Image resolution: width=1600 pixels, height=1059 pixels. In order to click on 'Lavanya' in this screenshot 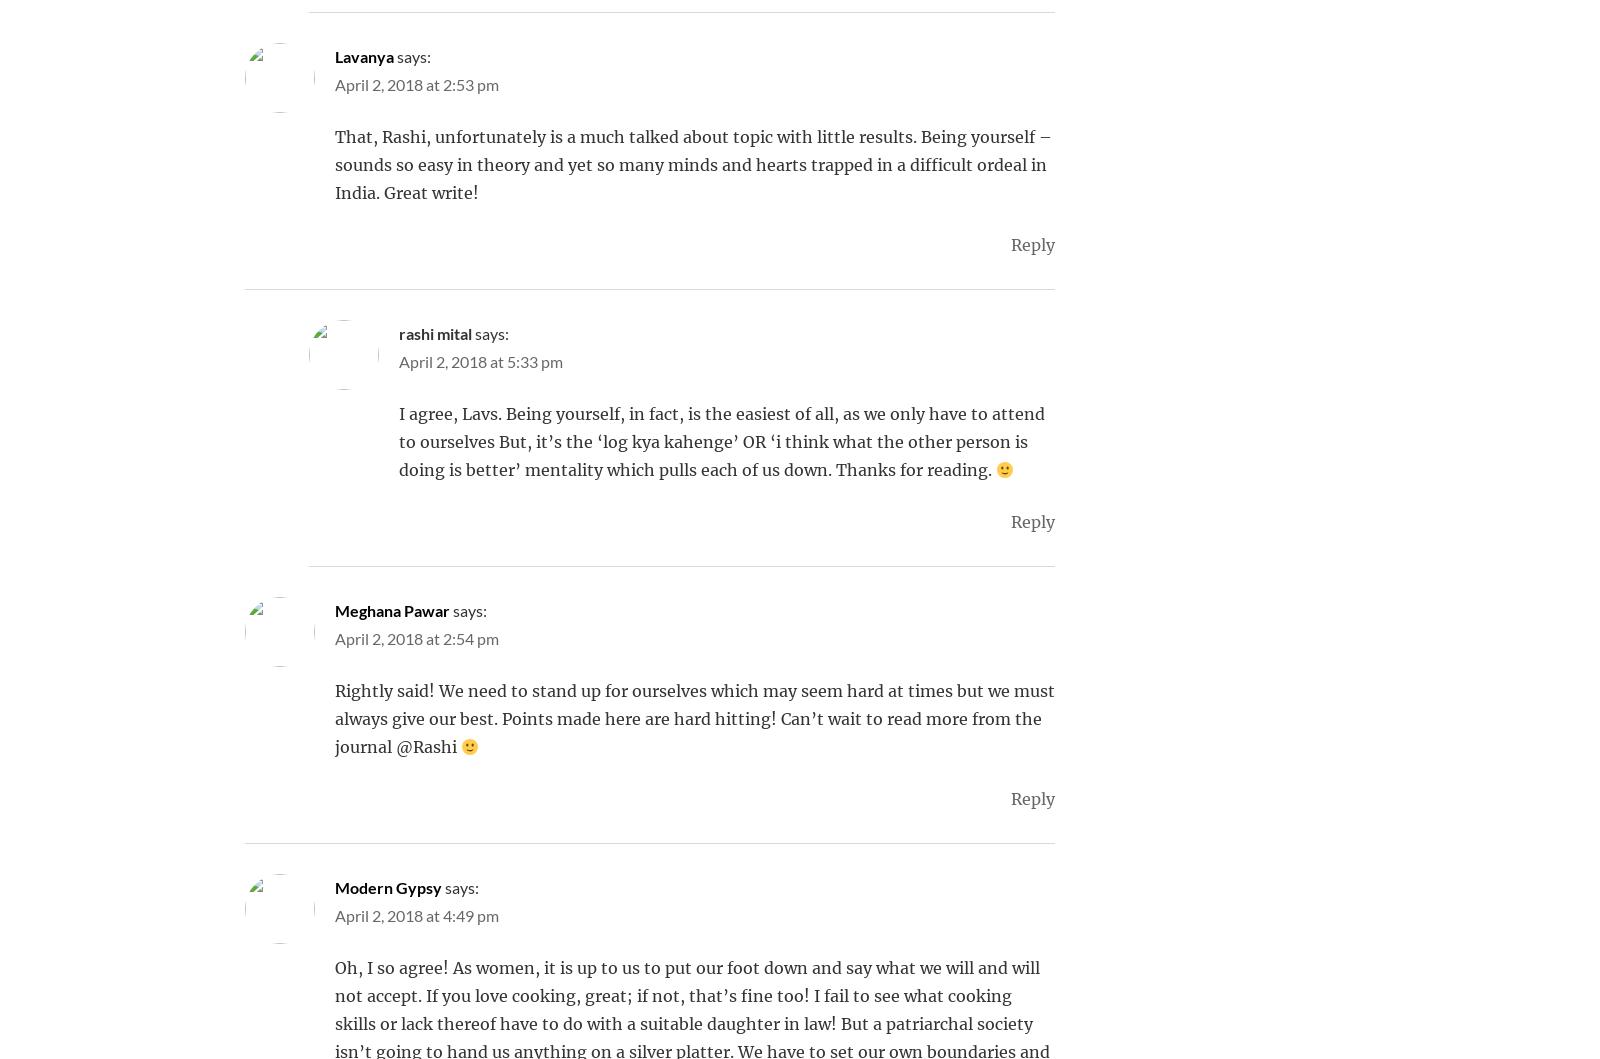, I will do `click(364, 56)`.